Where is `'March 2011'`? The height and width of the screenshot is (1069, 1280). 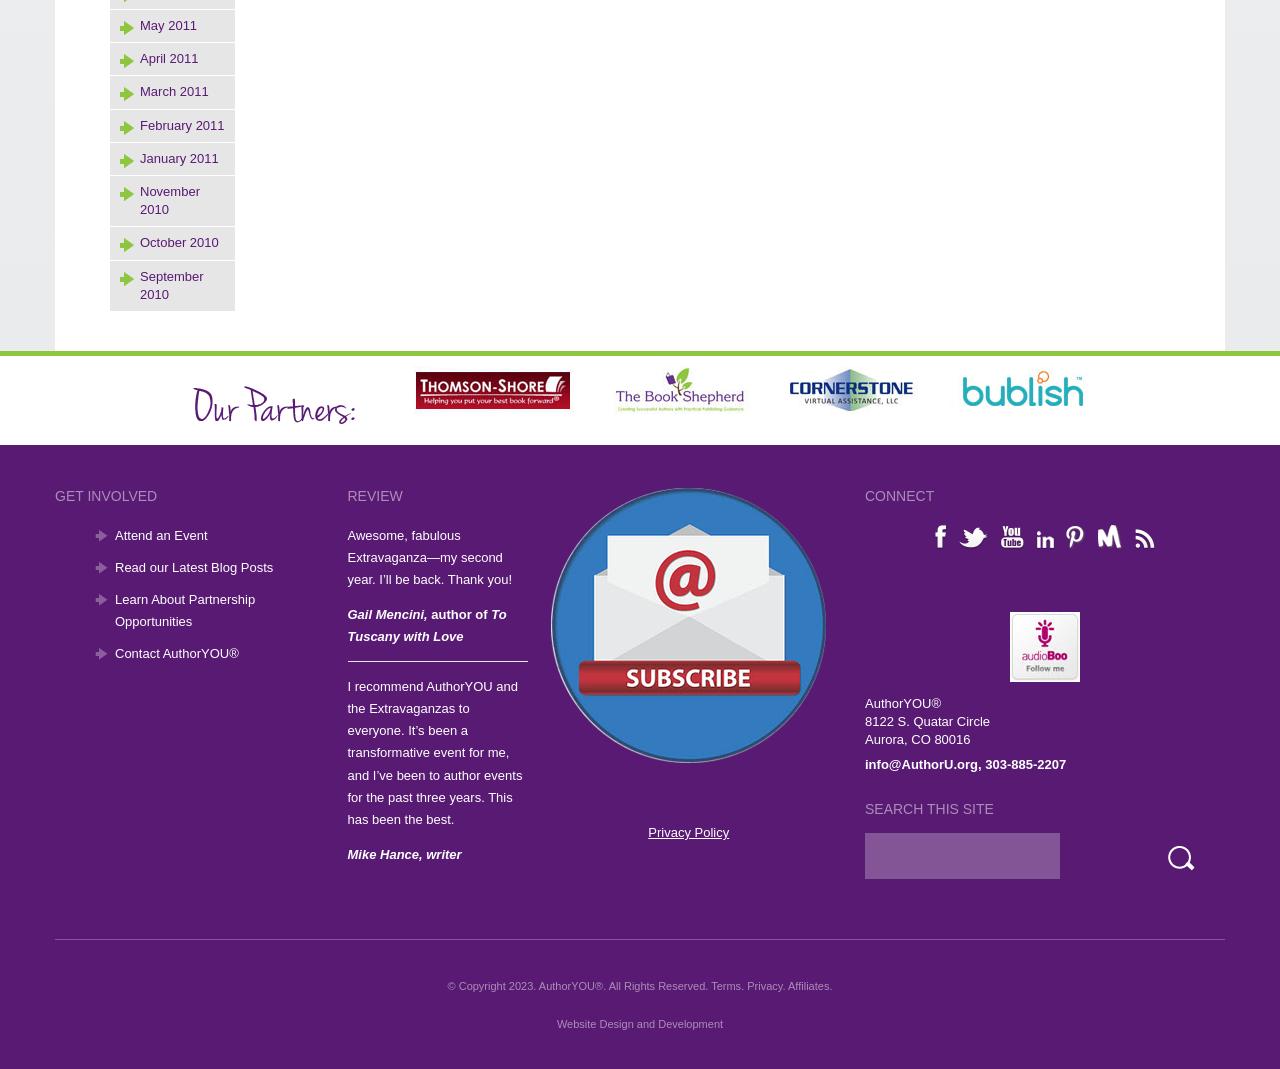
'March 2011' is located at coordinates (173, 90).